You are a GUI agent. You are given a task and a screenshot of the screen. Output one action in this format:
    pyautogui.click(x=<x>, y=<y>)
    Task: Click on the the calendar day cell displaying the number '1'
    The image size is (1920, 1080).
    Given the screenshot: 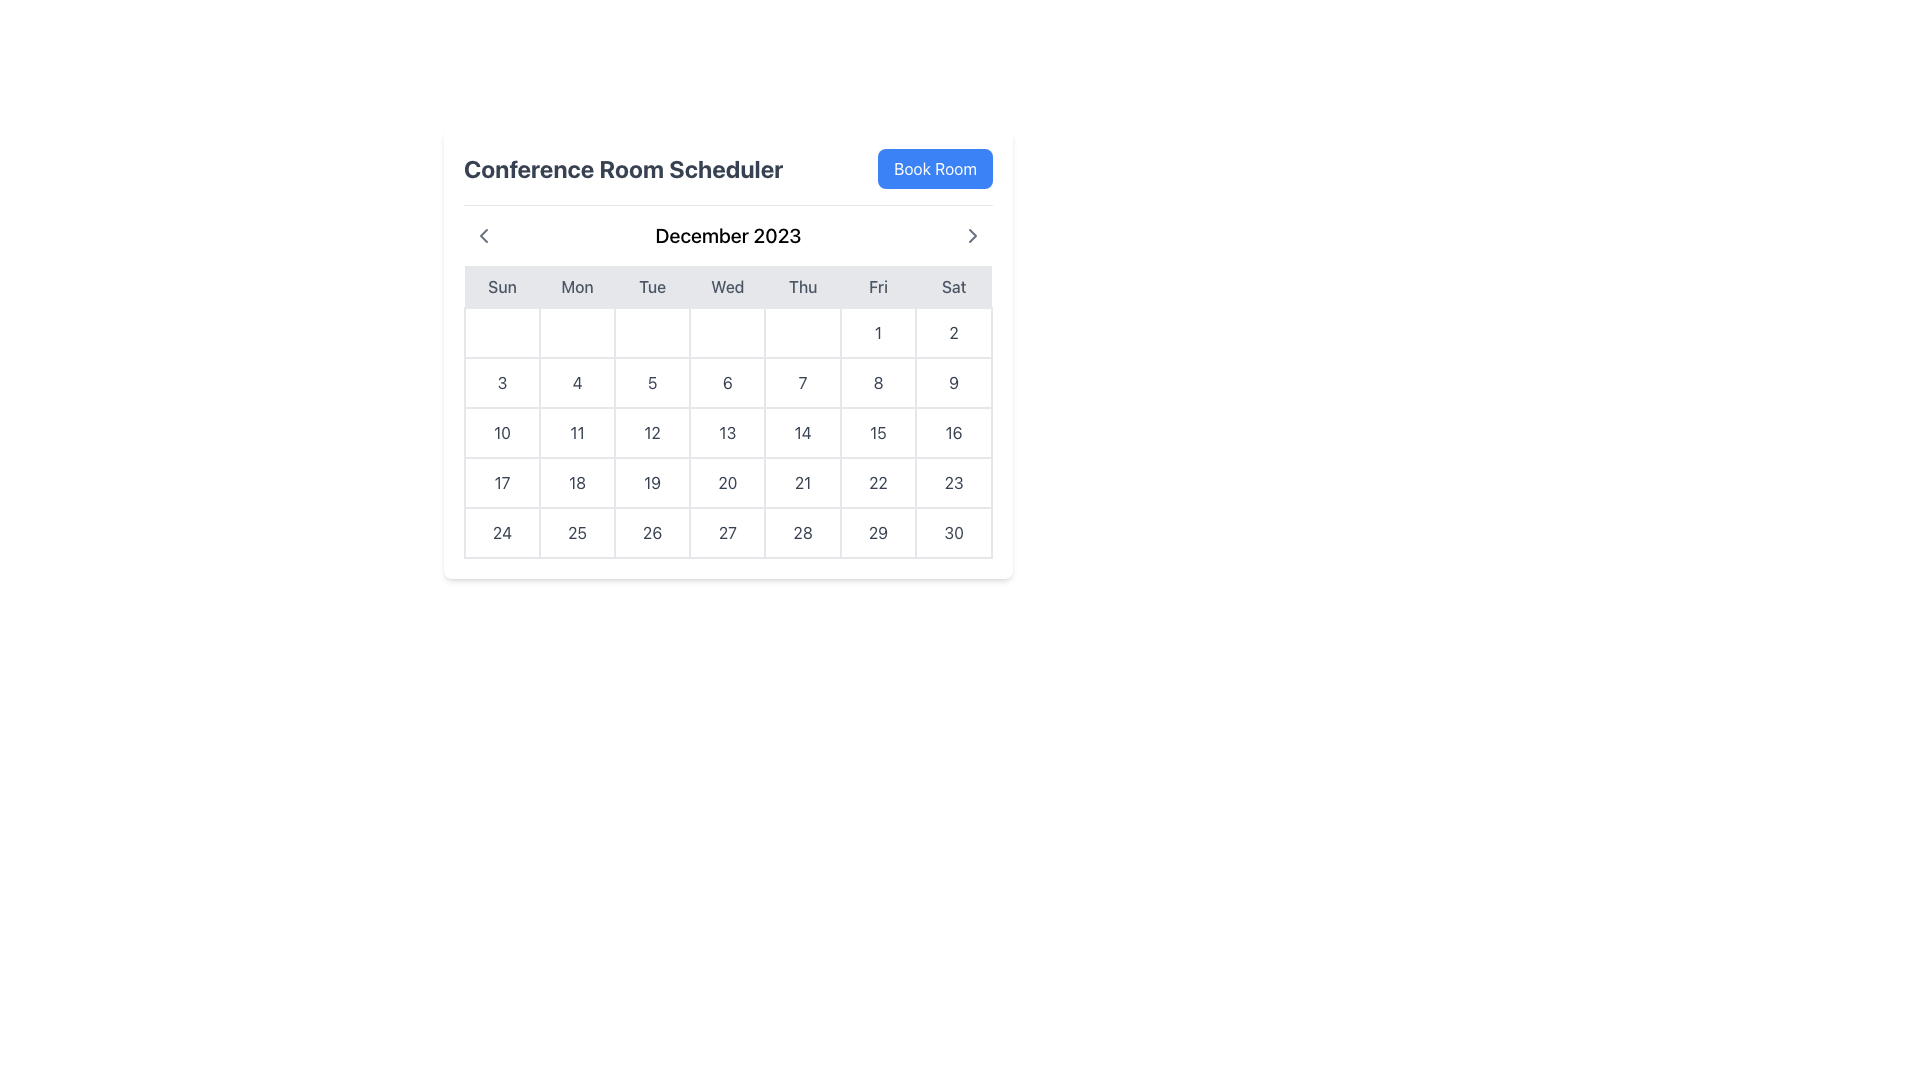 What is the action you would take?
    pyautogui.click(x=878, y=331)
    